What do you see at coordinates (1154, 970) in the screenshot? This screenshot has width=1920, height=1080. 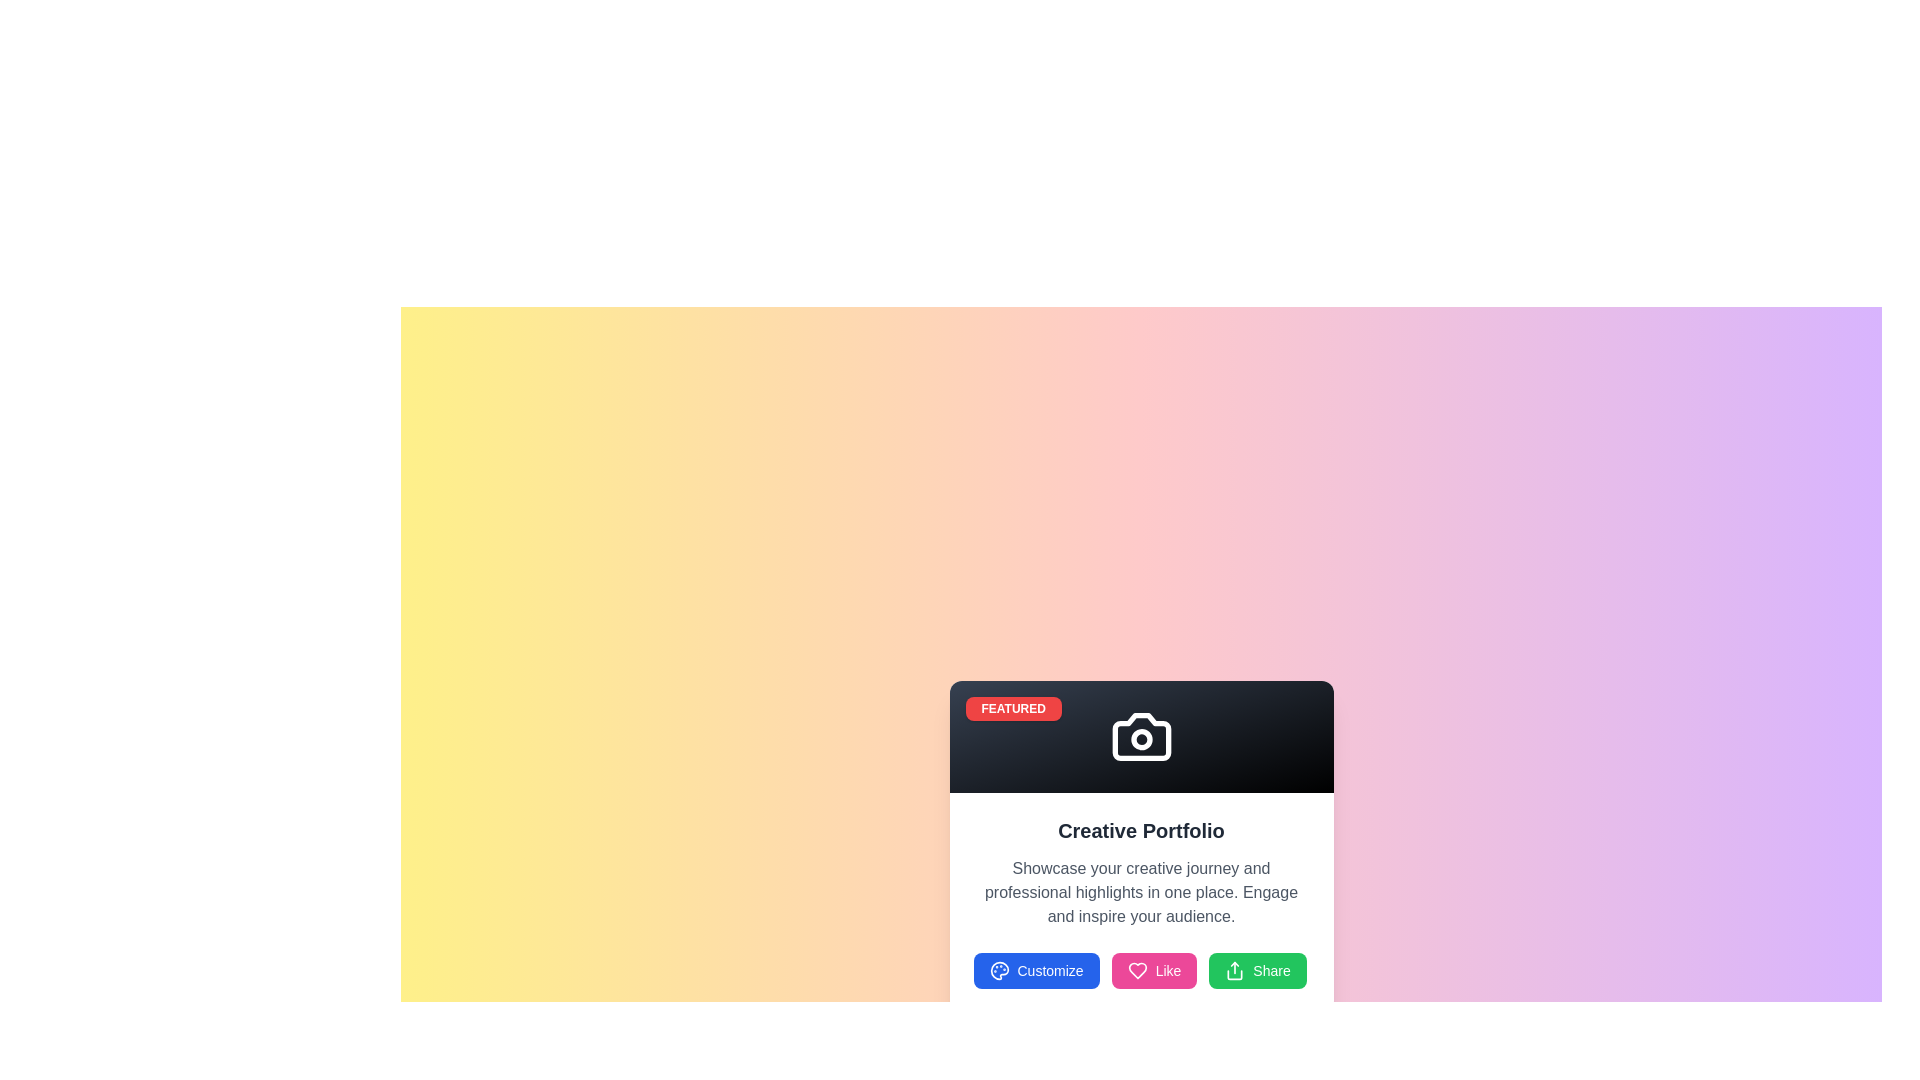 I see `the middle button in the horizontal row of three buttons` at bounding box center [1154, 970].